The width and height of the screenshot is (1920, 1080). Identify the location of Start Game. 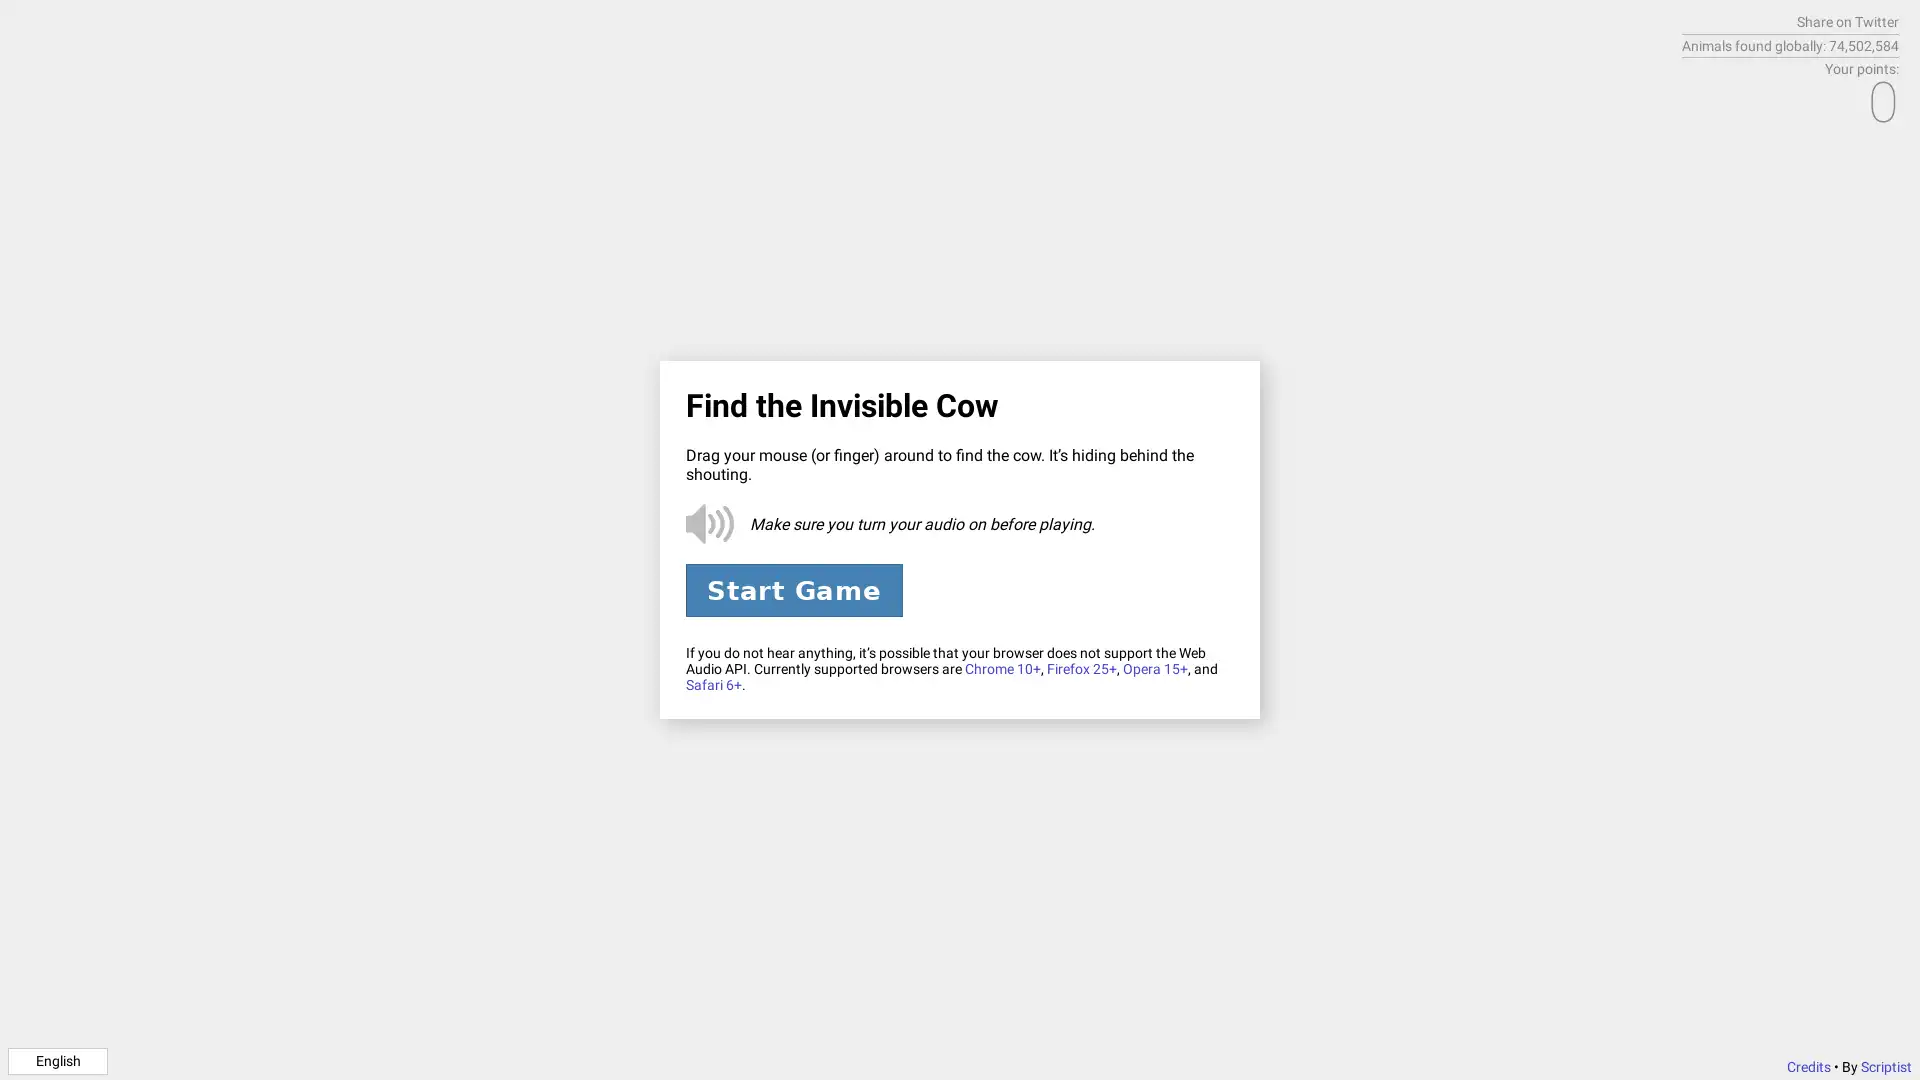
(792, 589).